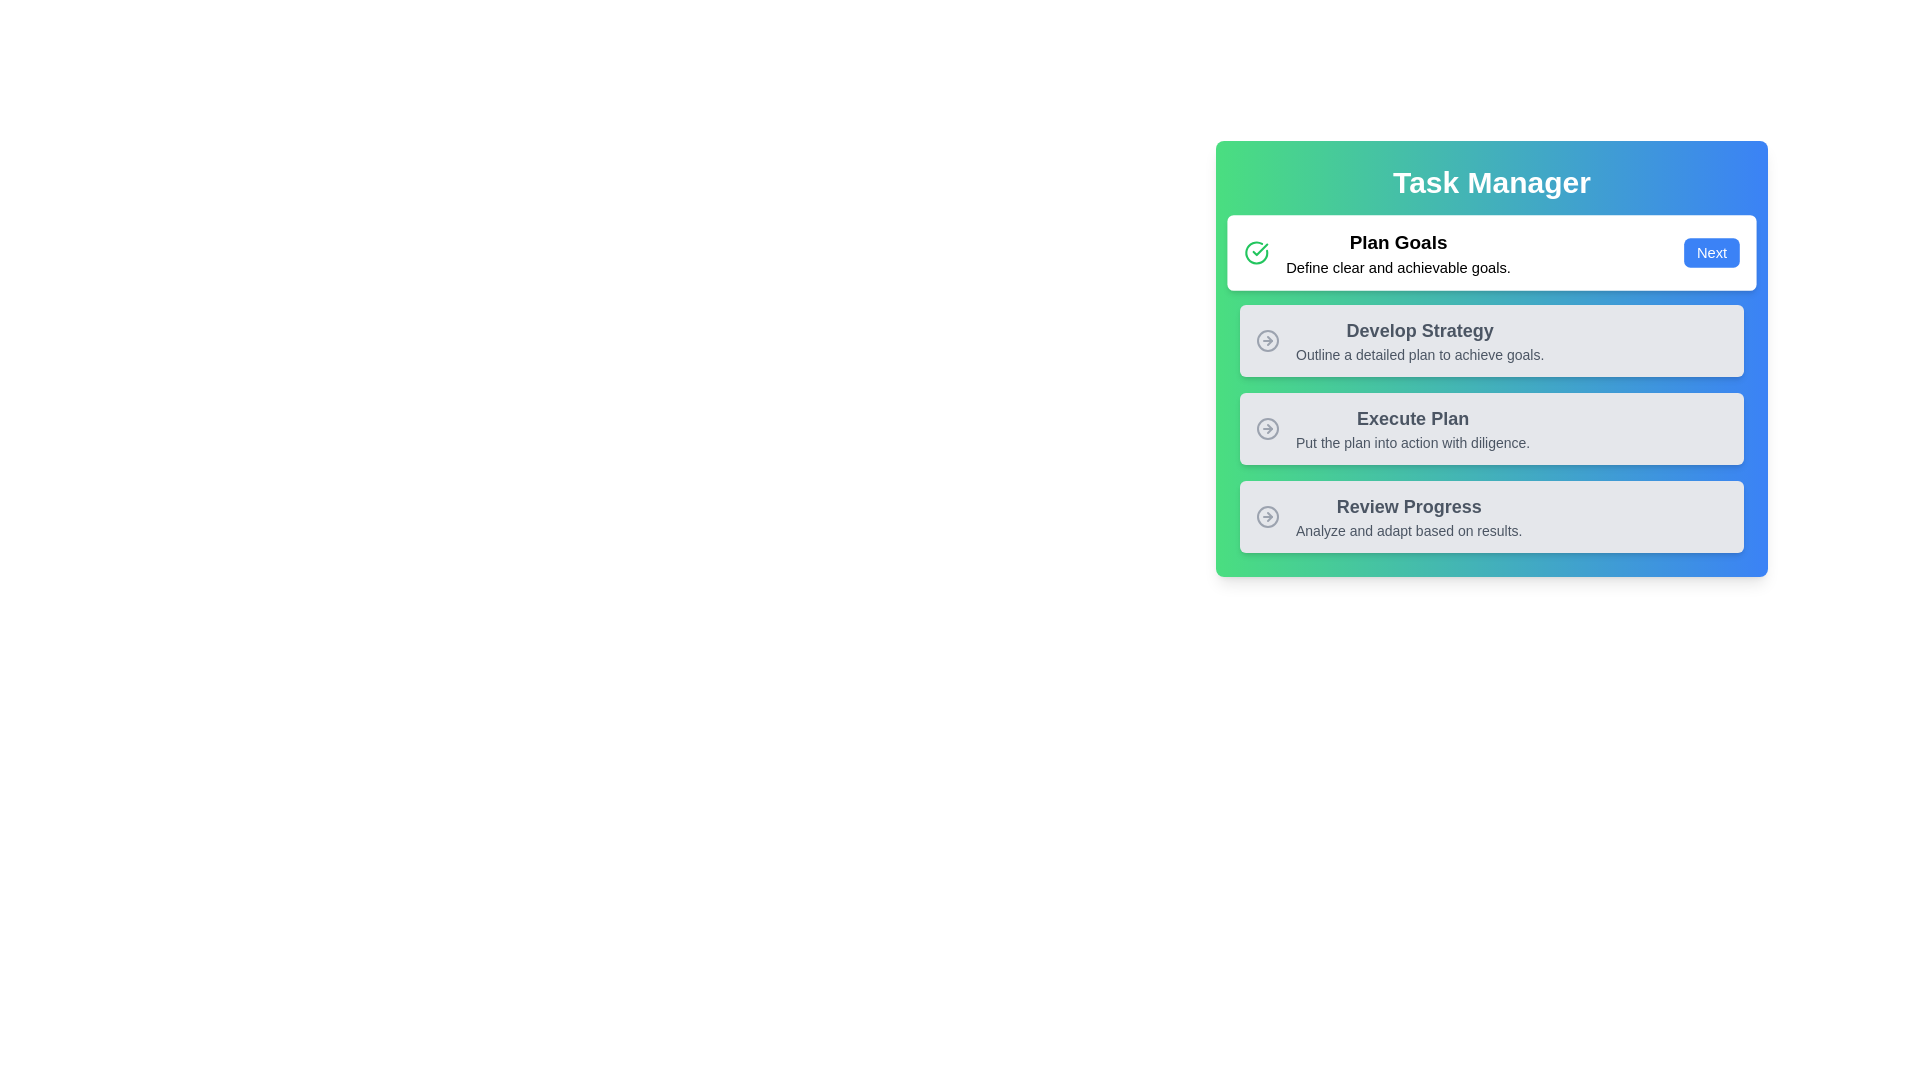 Image resolution: width=1920 pixels, height=1080 pixels. Describe the element at coordinates (1412, 442) in the screenshot. I see `the text element providing additional information for the 'Execute Plan' task, located beneath the 'Execute Plan' heading in the 'Task Manager' card interface` at that location.